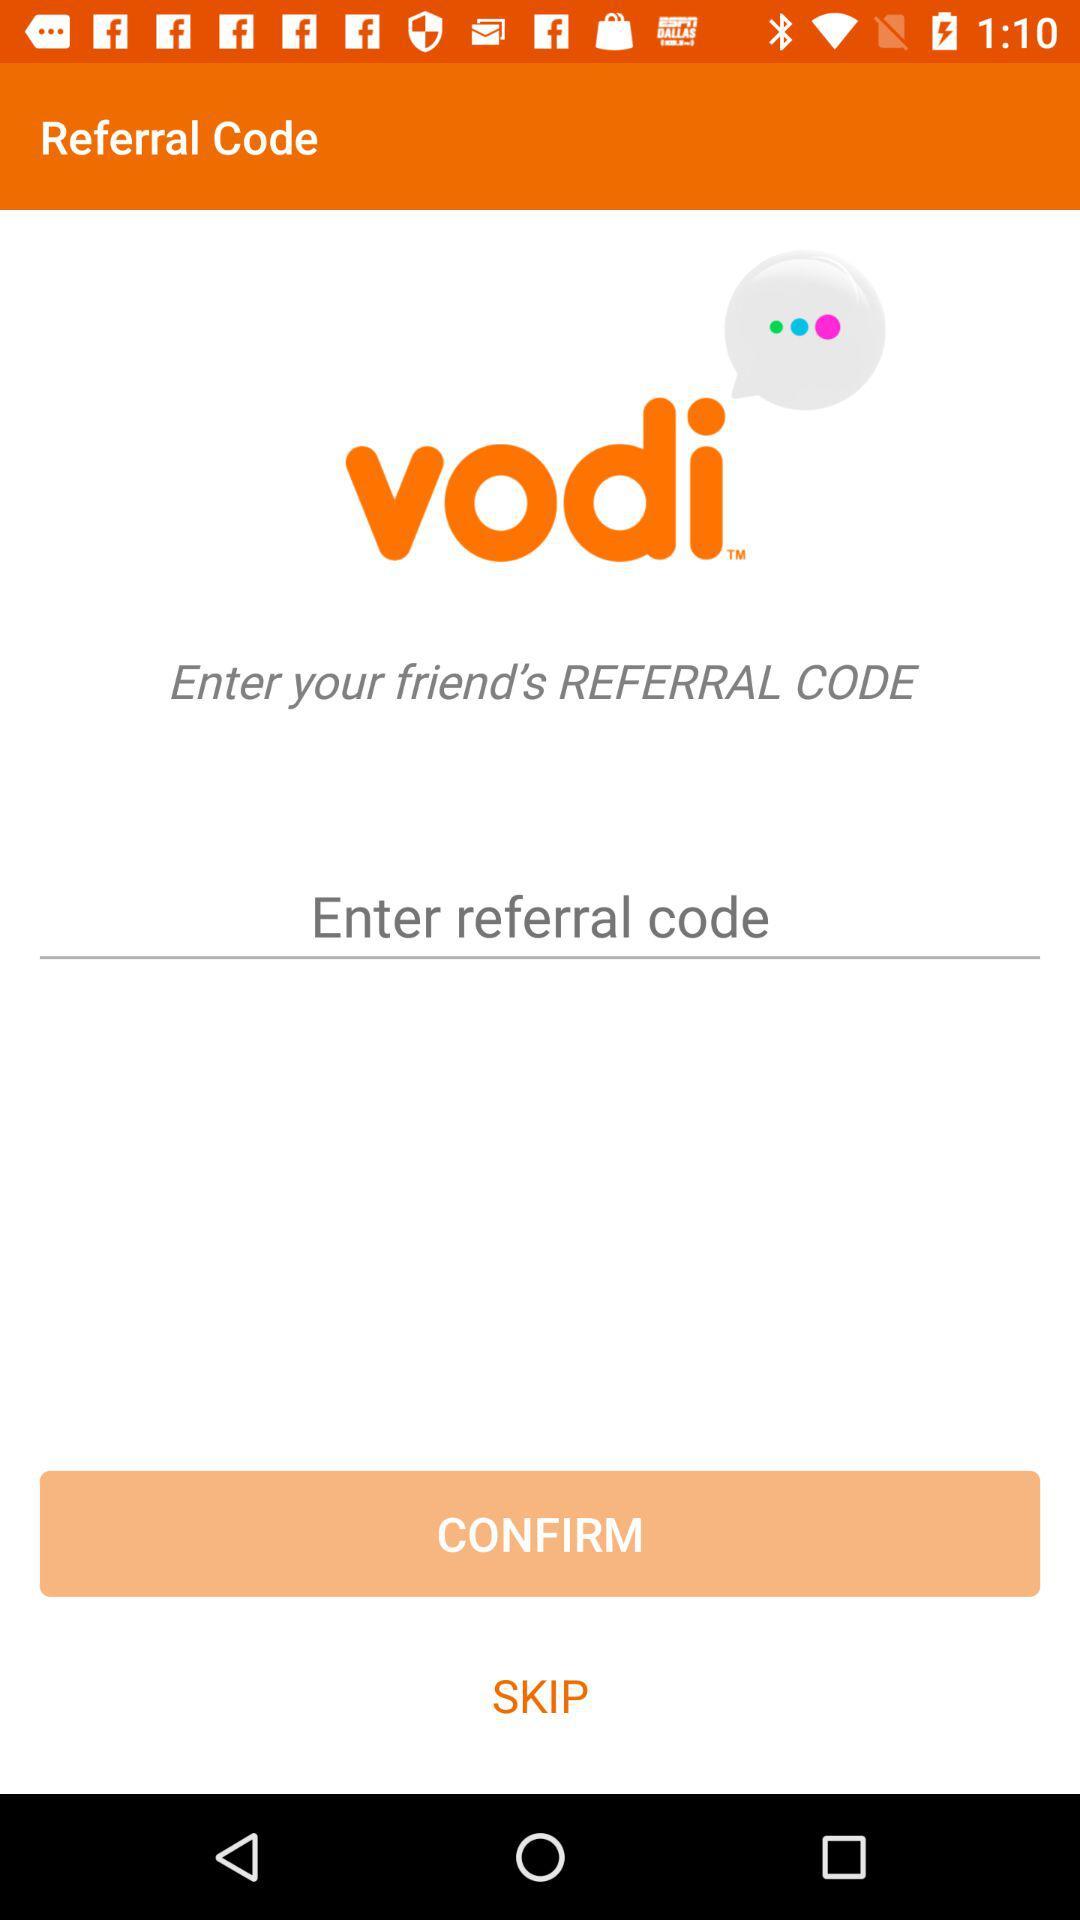  What do you see at coordinates (540, 1532) in the screenshot?
I see `the item above skip` at bounding box center [540, 1532].